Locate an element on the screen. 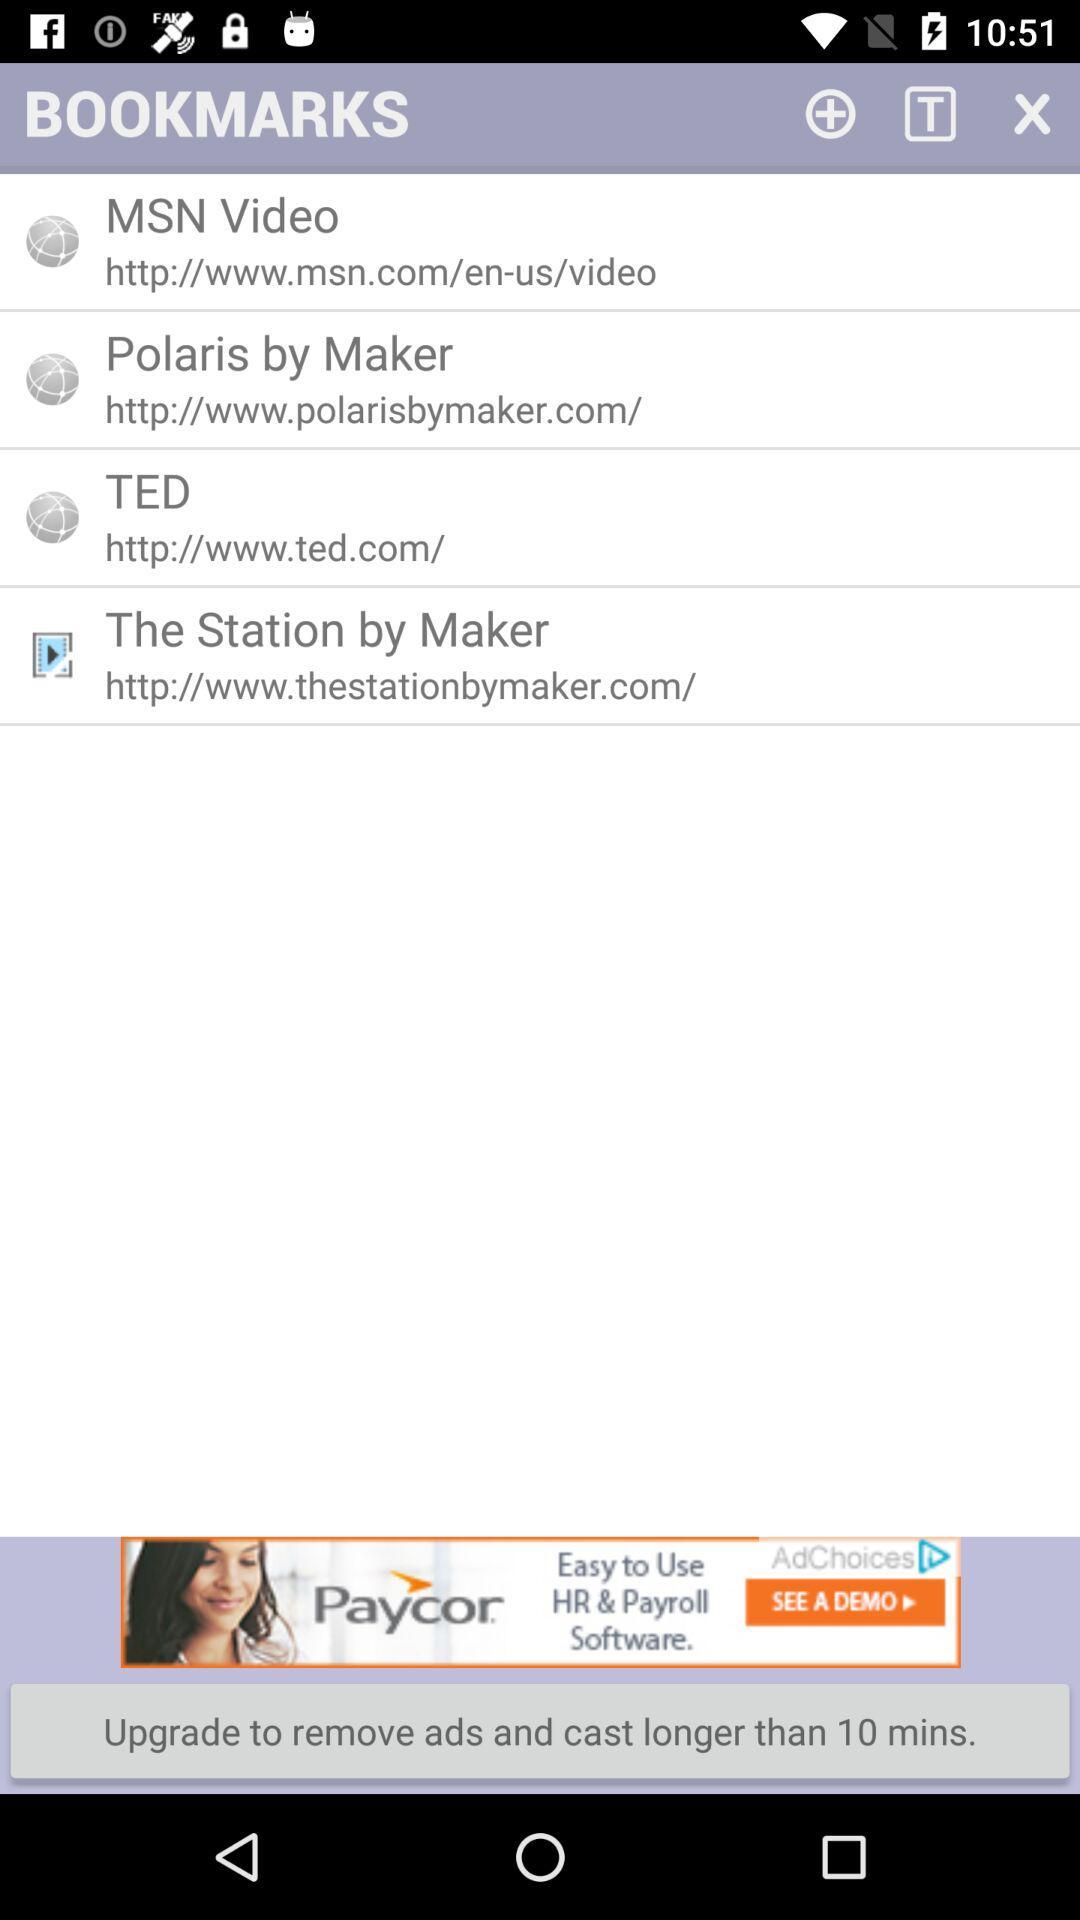 The width and height of the screenshot is (1080, 1920). switch is located at coordinates (1030, 111).